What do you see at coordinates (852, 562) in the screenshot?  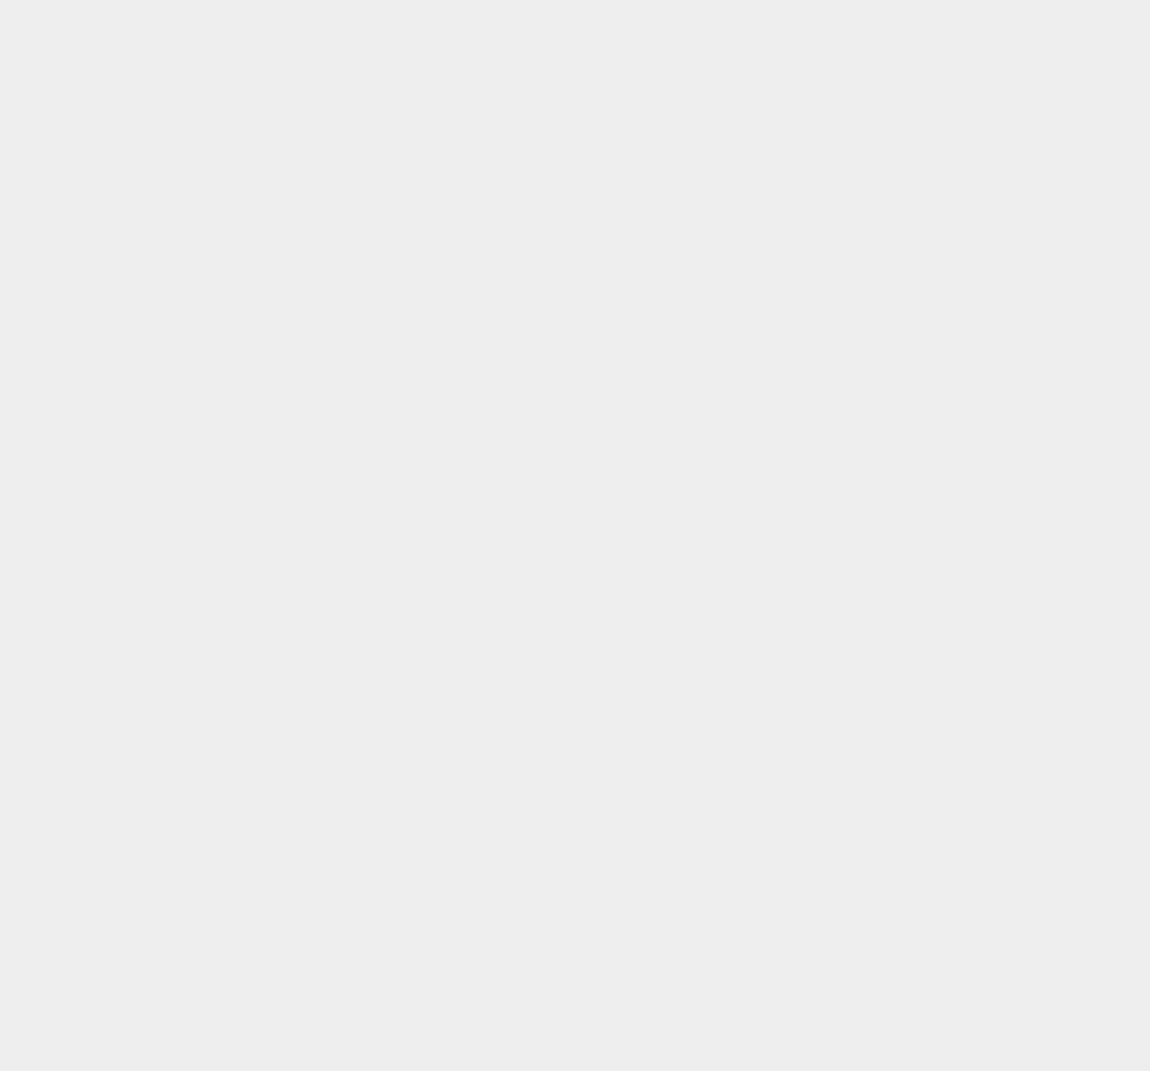 I see `'Android Oreo'` at bounding box center [852, 562].